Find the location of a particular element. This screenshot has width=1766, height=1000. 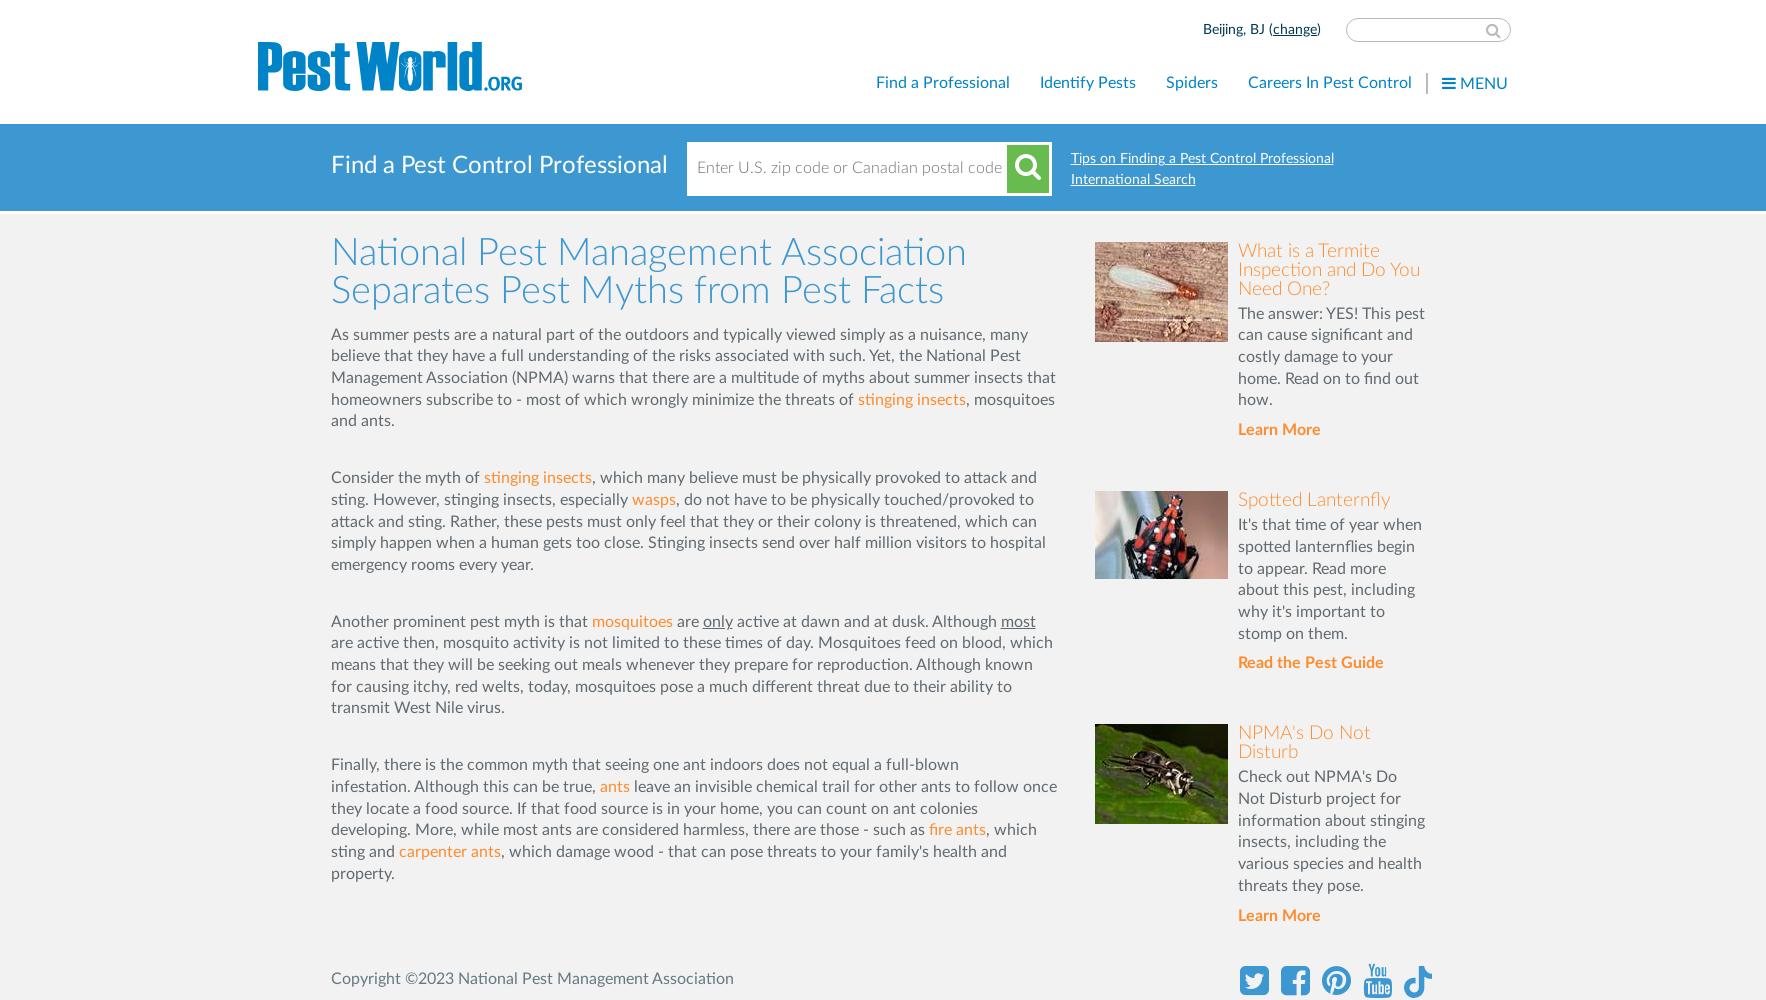

'Spotted Lanternfly' is located at coordinates (1312, 500).